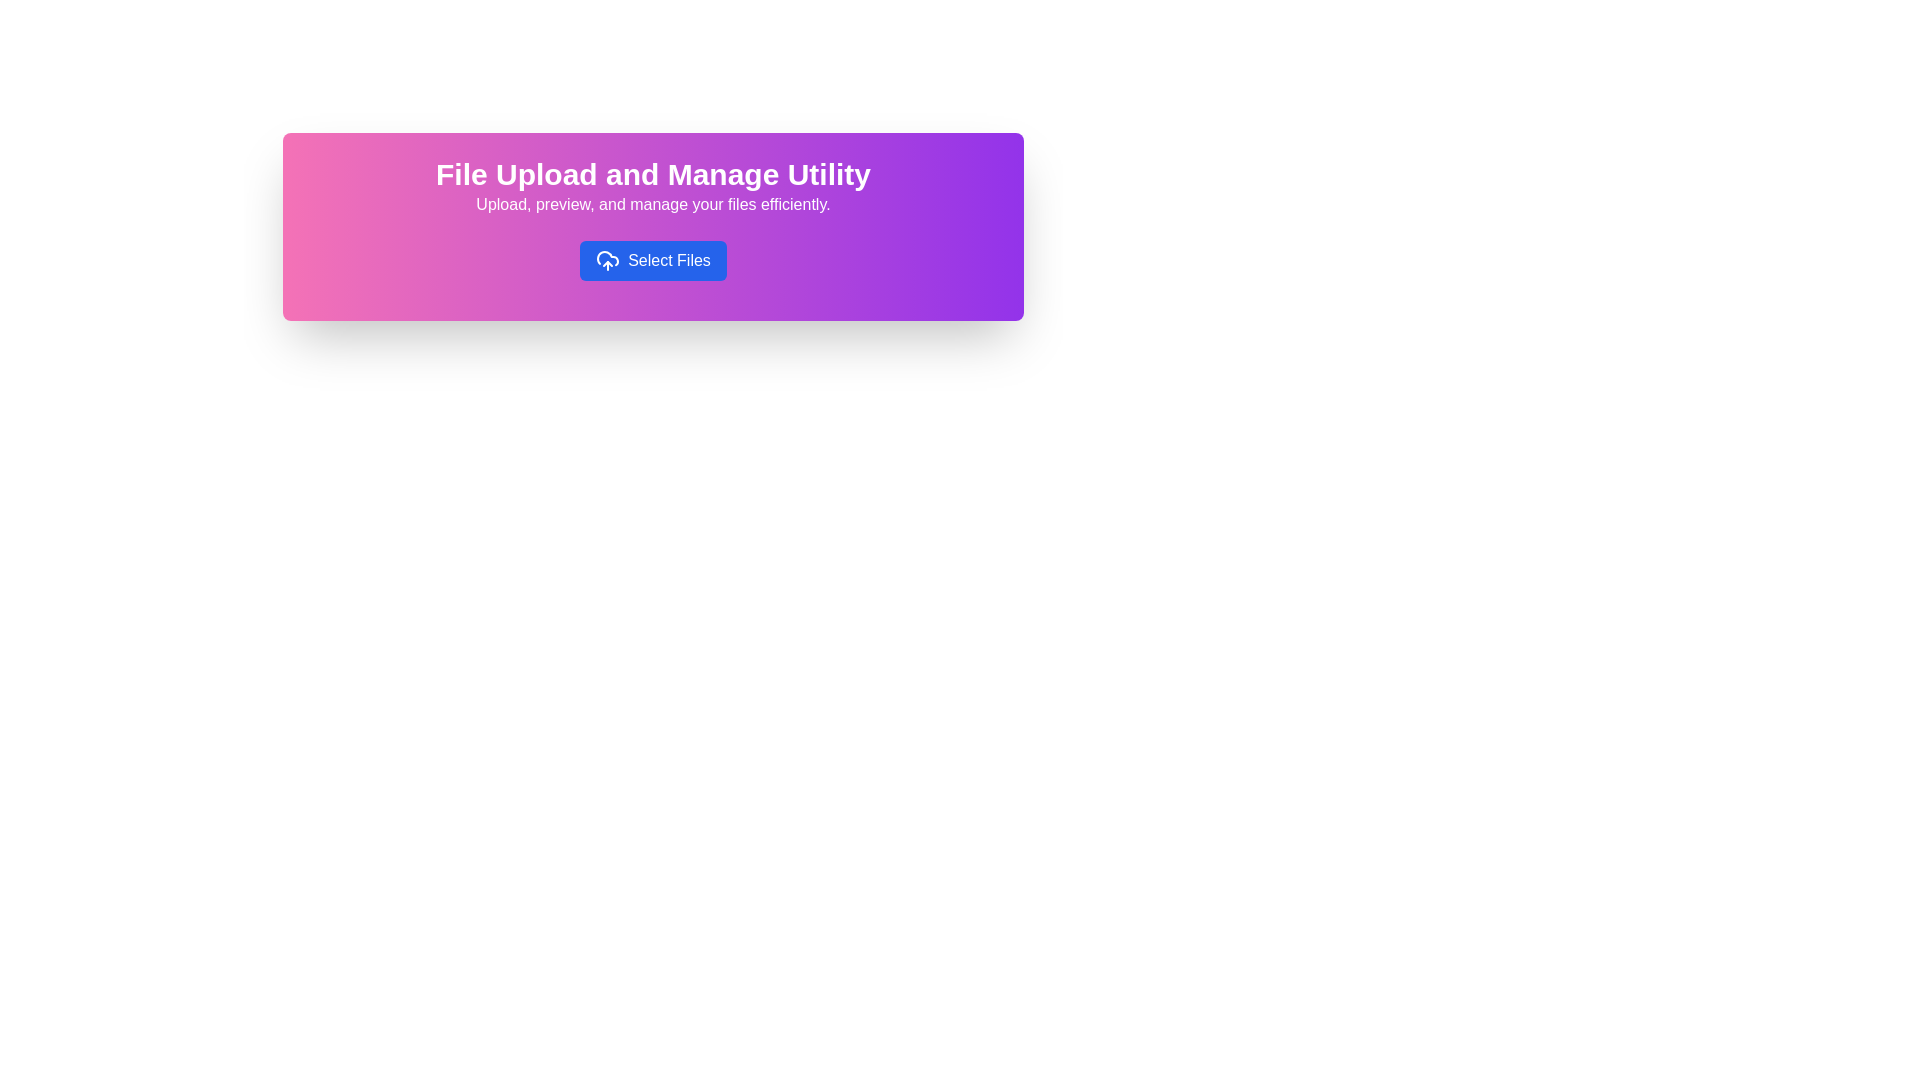  Describe the element at coordinates (653, 226) in the screenshot. I see `the blue button labeled 'Select Files' within the card titled 'File Upload and Manage Utility', which is prominently displayed in the center of the interface` at that location.